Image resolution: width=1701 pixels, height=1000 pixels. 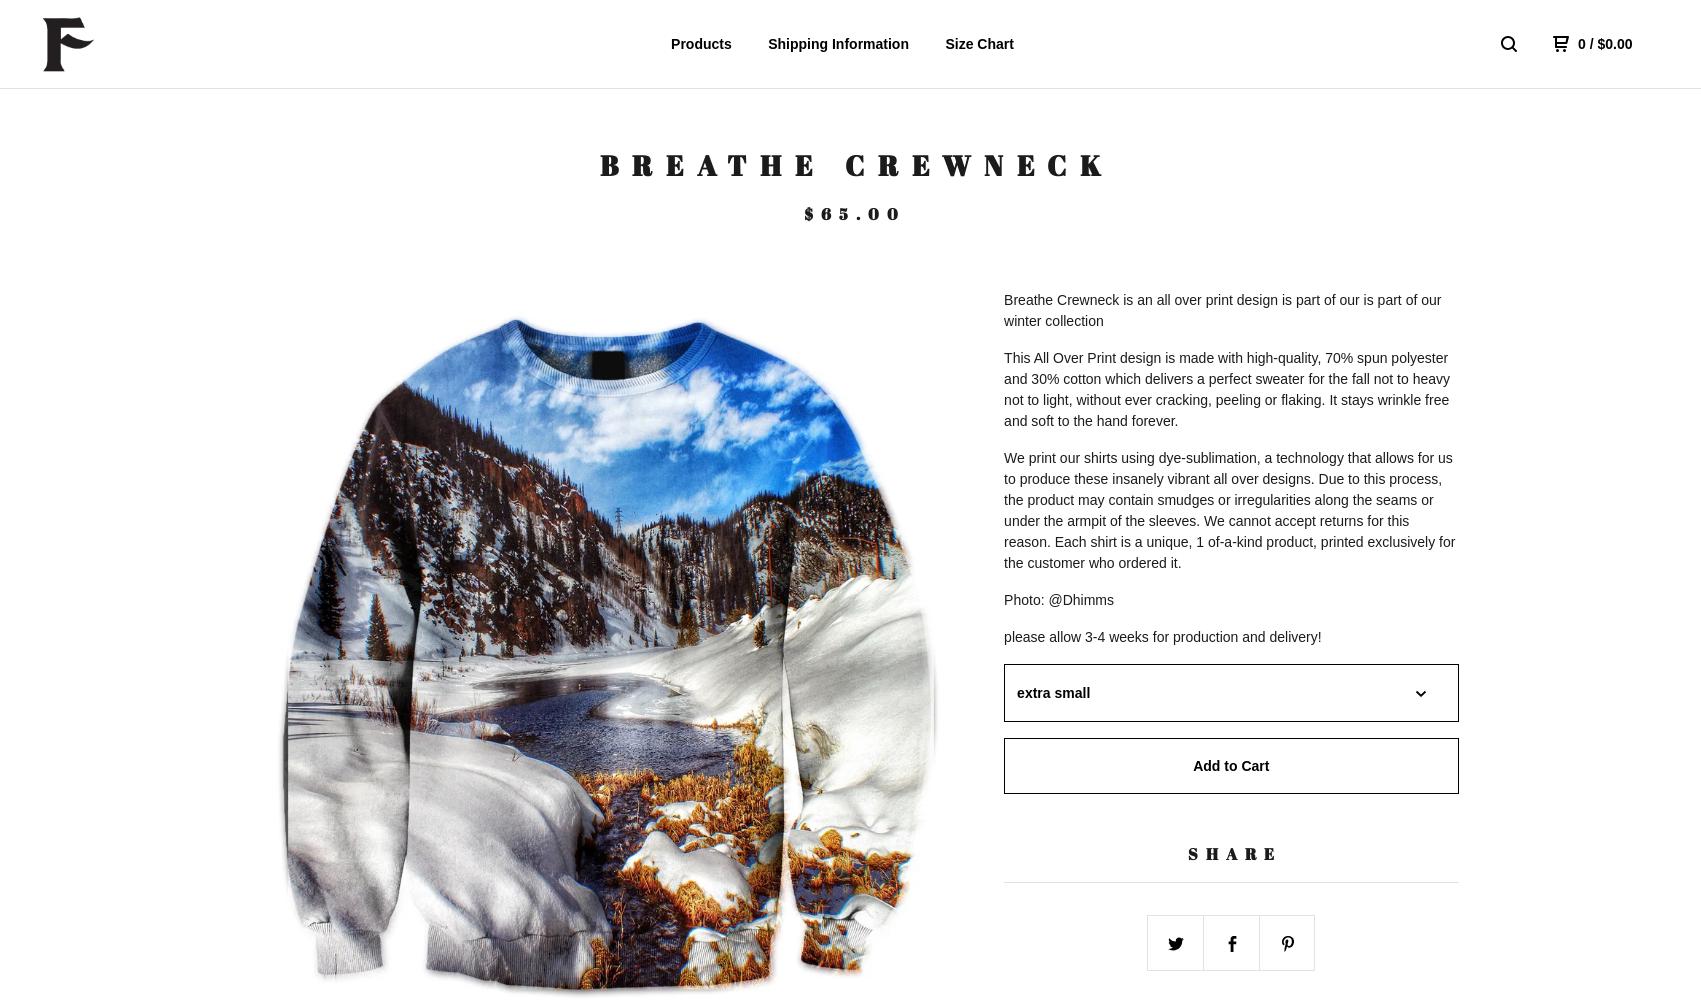 I want to click on 'Shipping Information', so click(x=838, y=44).